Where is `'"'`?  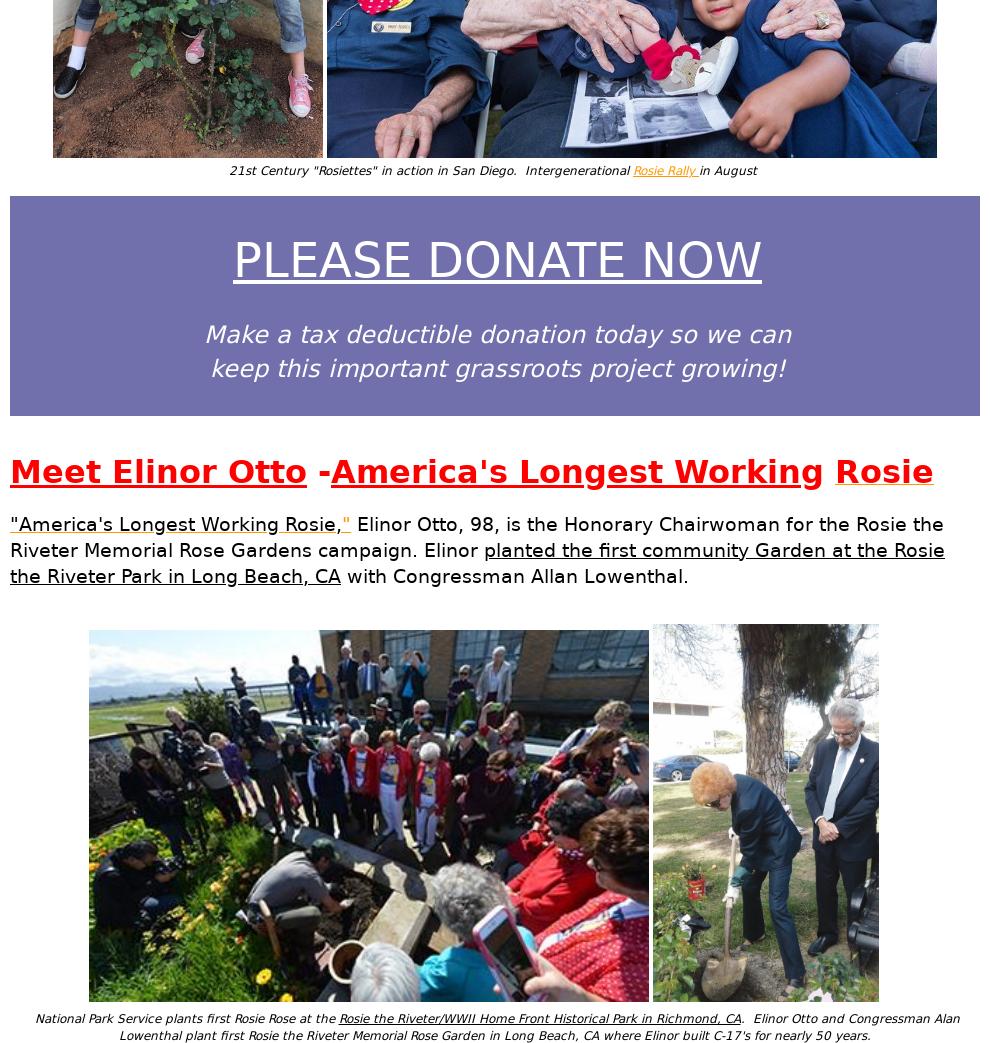
'"' is located at coordinates (345, 523).